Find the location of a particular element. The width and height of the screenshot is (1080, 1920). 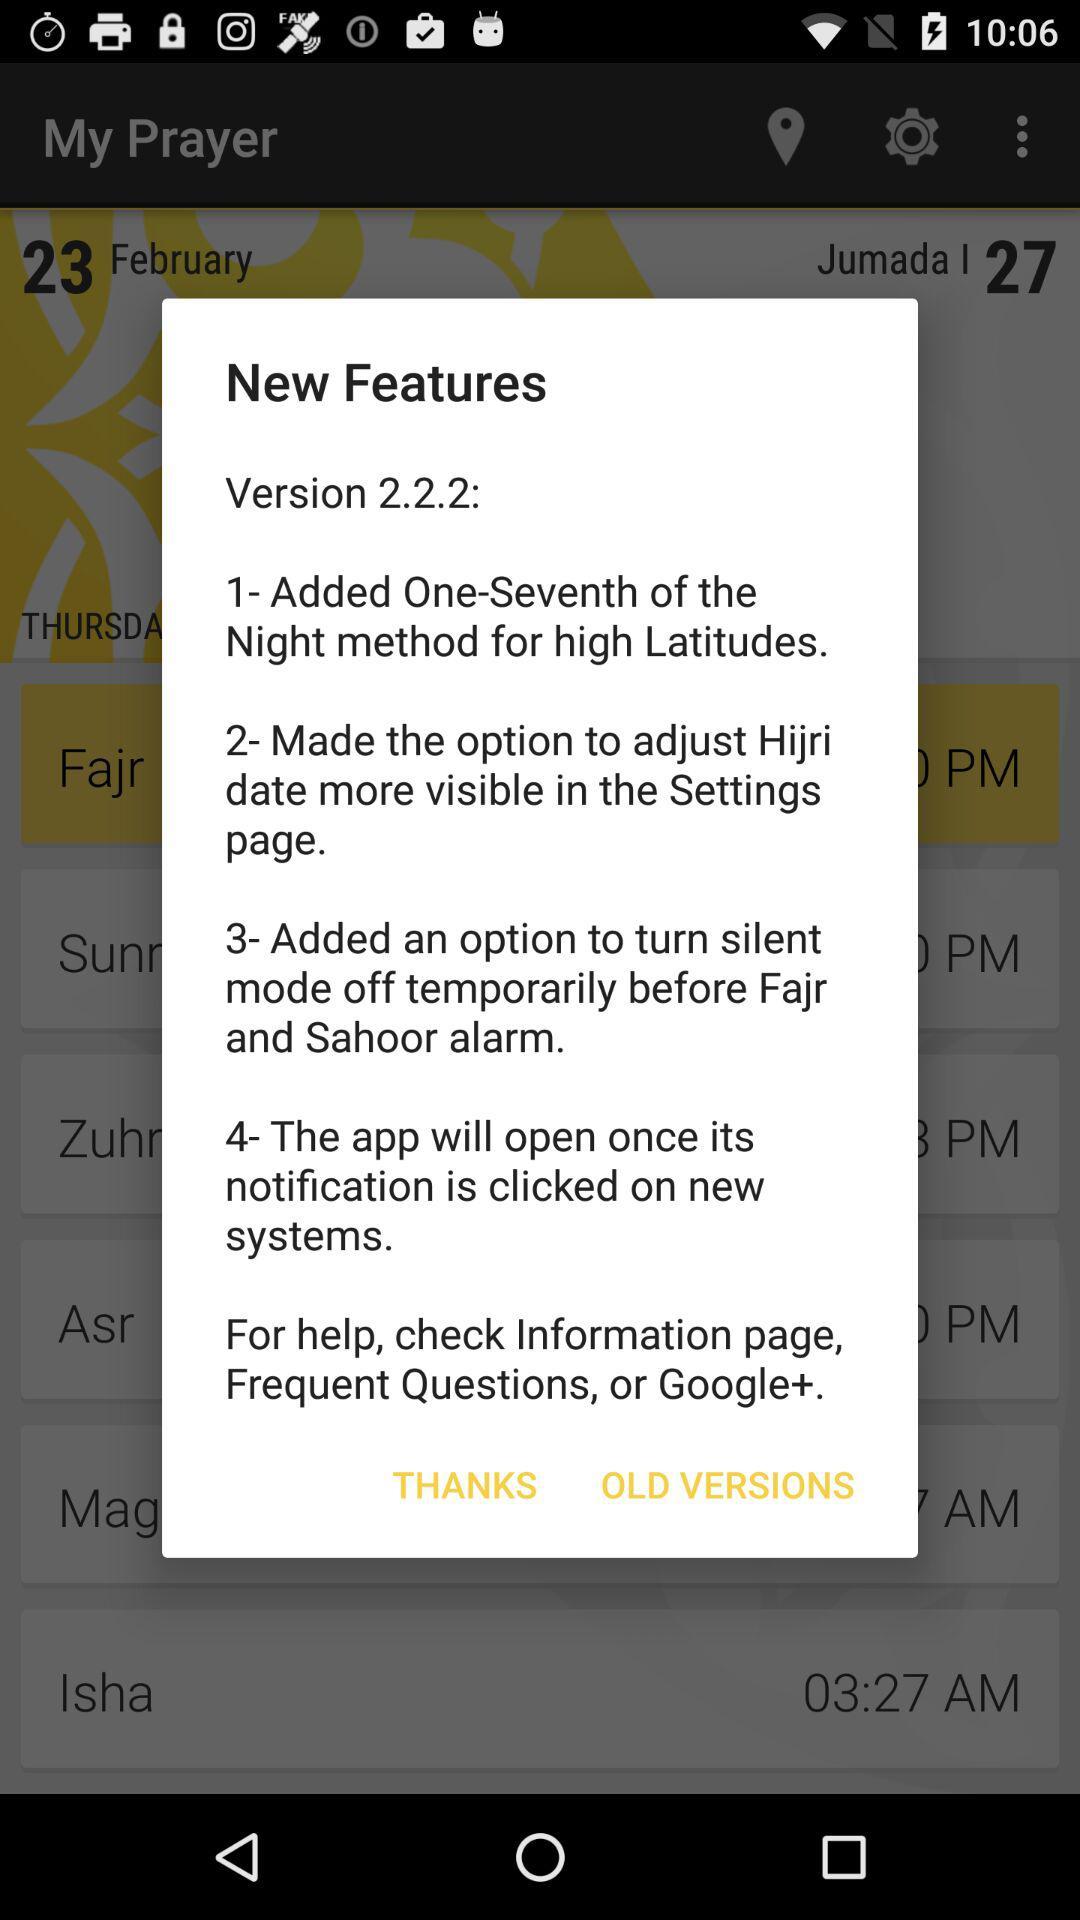

icon next to thanks button is located at coordinates (727, 1484).